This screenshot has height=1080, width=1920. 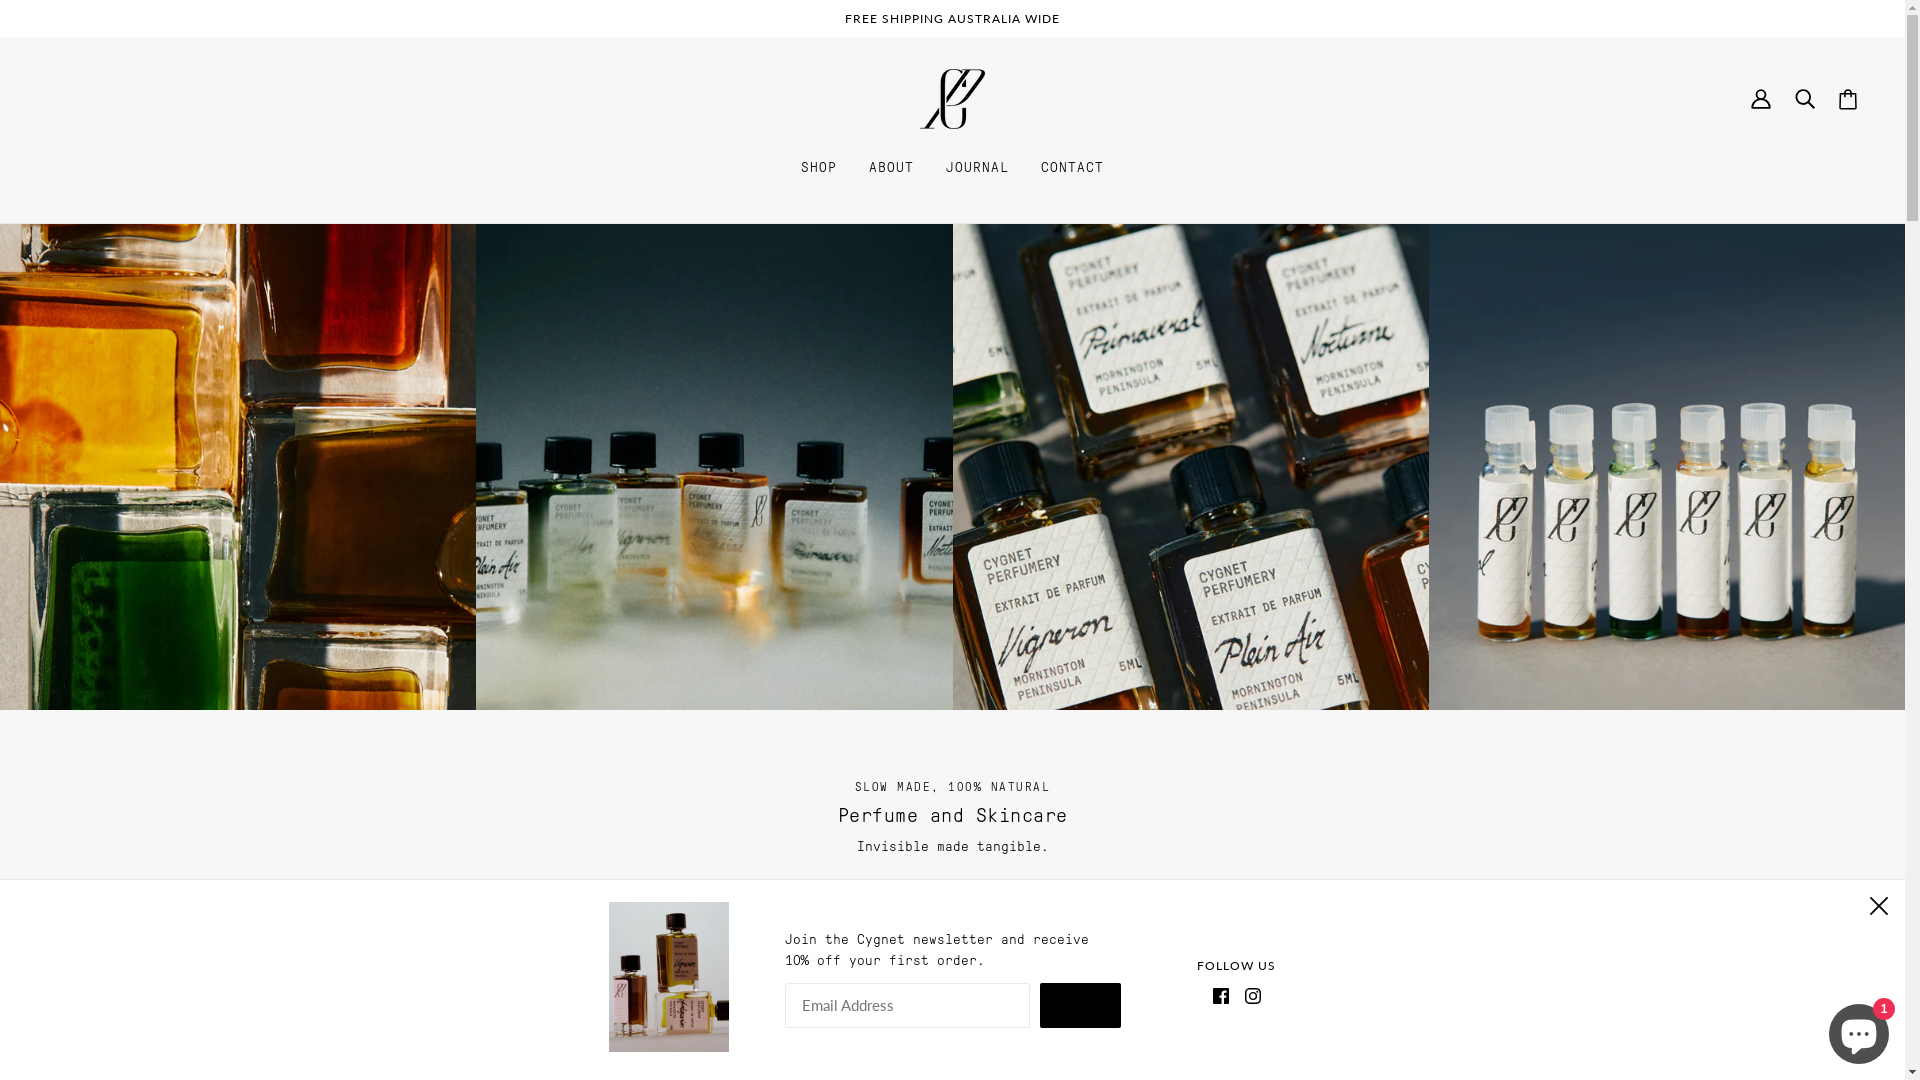 What do you see at coordinates (951, 99) in the screenshot?
I see `'Cygnet Perfumery'` at bounding box center [951, 99].